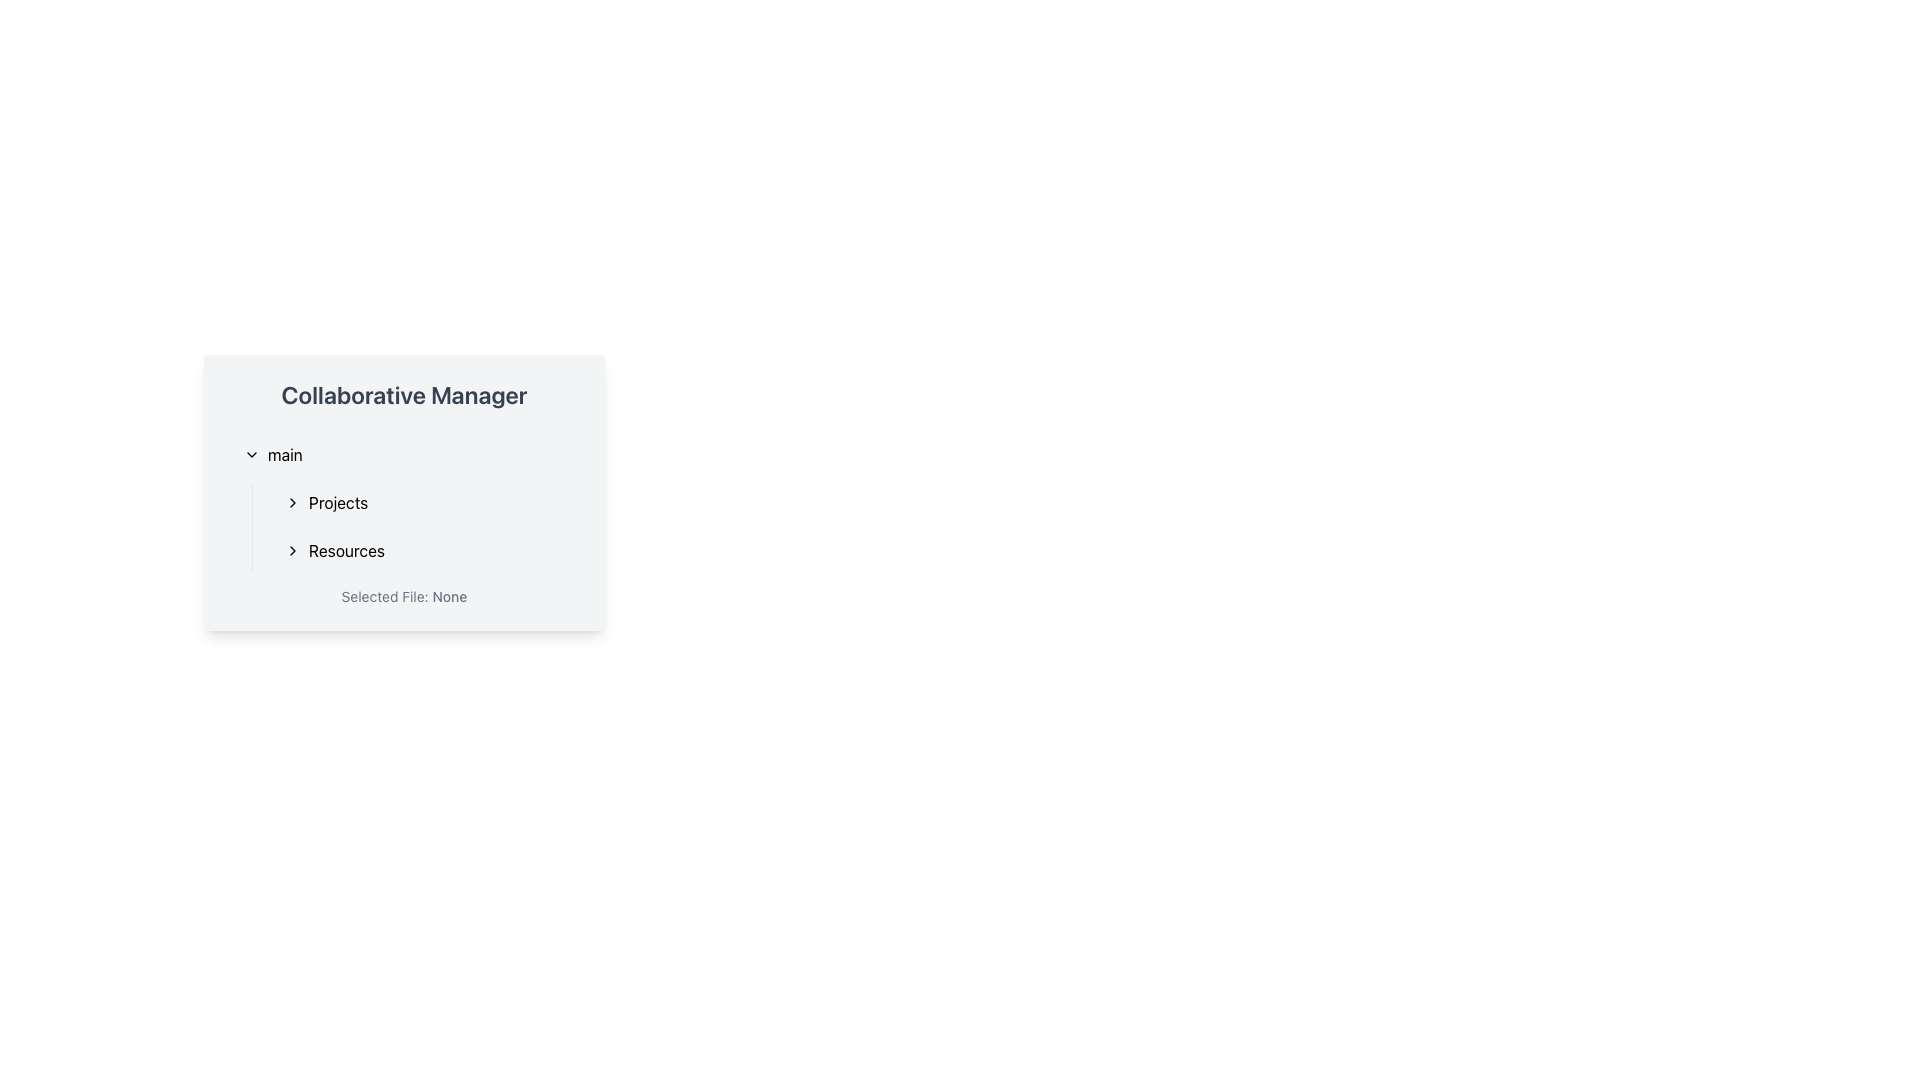  I want to click on the collapsible/expandable icon to the left of the 'Projects' text, so click(291, 501).